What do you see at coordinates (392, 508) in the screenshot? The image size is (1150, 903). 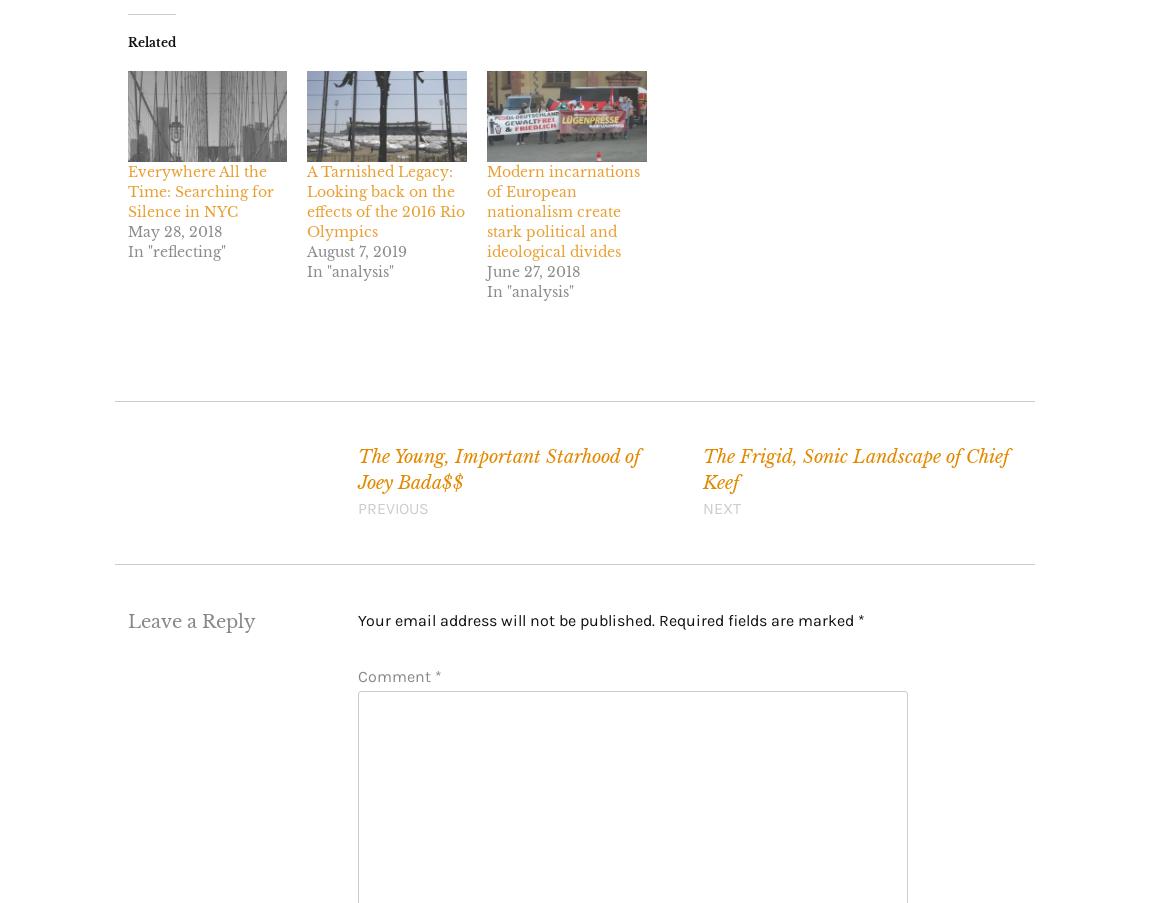 I see `'Previous'` at bounding box center [392, 508].